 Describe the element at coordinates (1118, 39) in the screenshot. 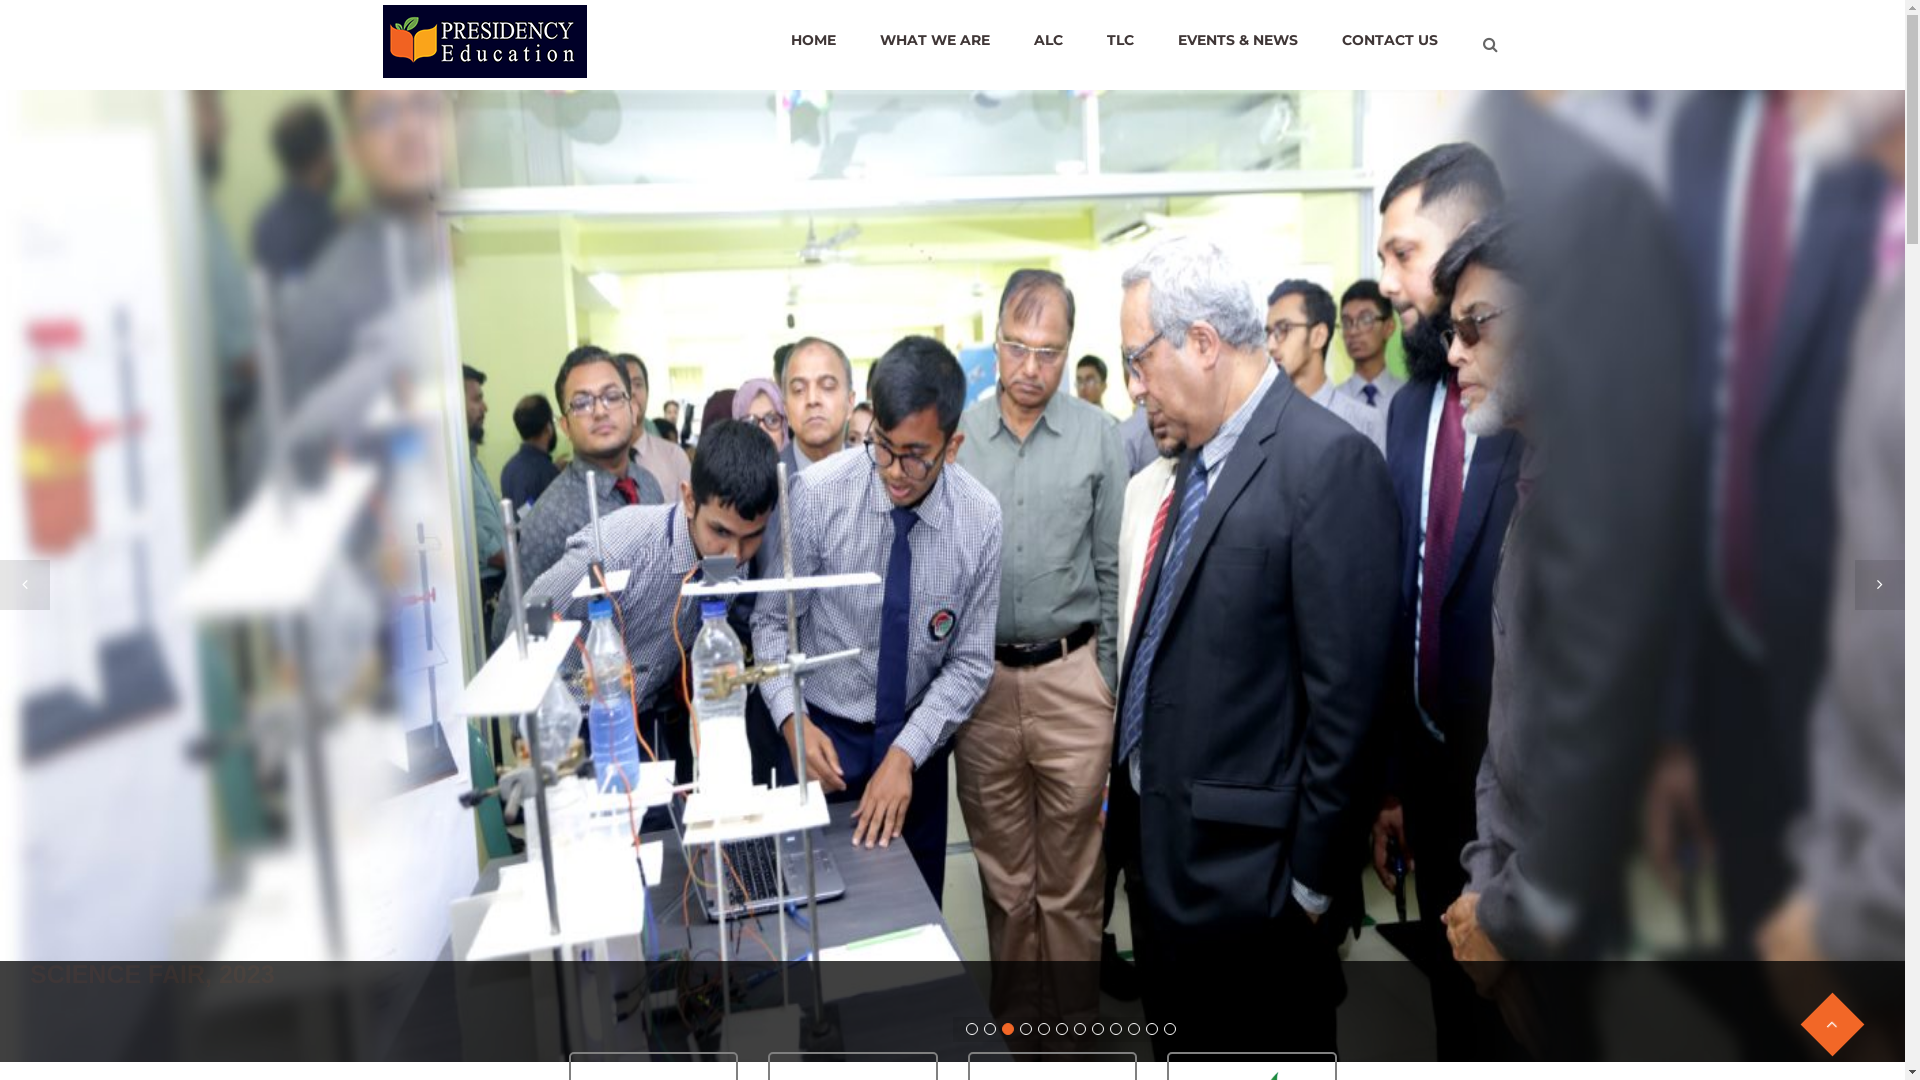

I see `'TLC'` at that location.